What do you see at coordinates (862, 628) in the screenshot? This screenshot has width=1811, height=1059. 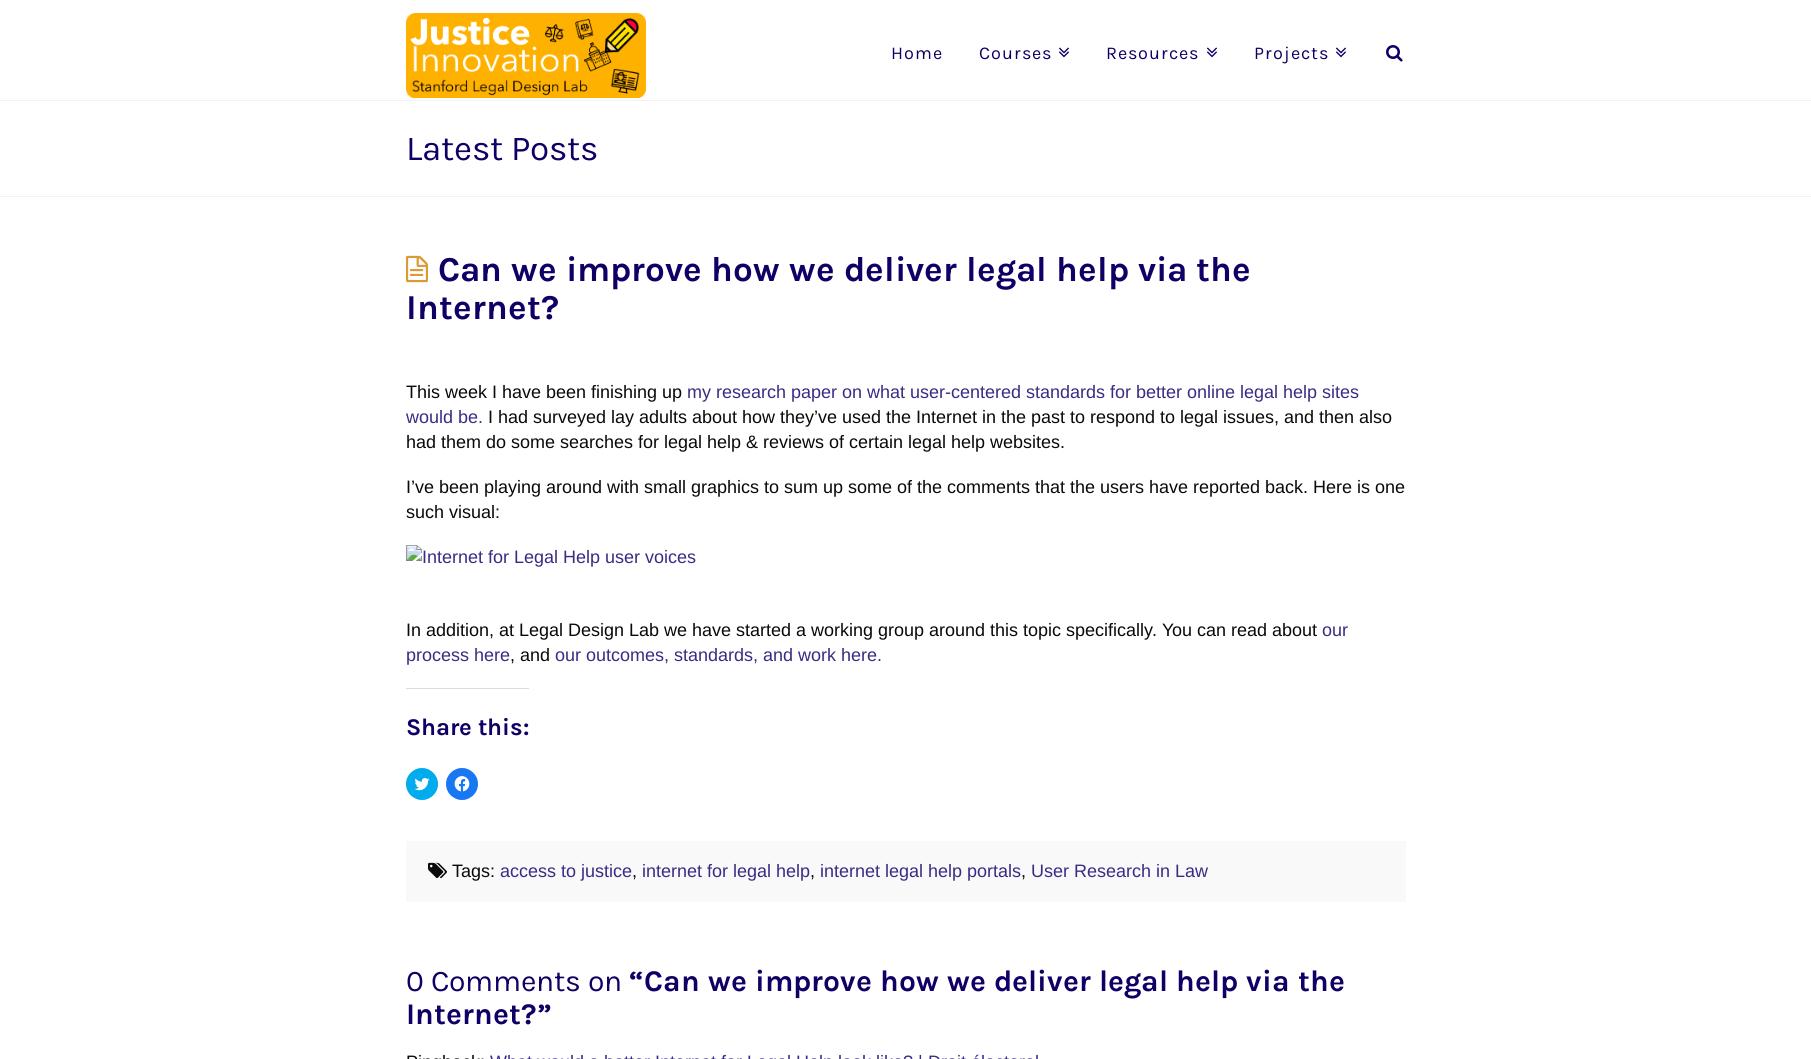 I see `'In addition, at Legal Design Lab we have started a working group around this topic specifically. You can read about'` at bounding box center [862, 628].